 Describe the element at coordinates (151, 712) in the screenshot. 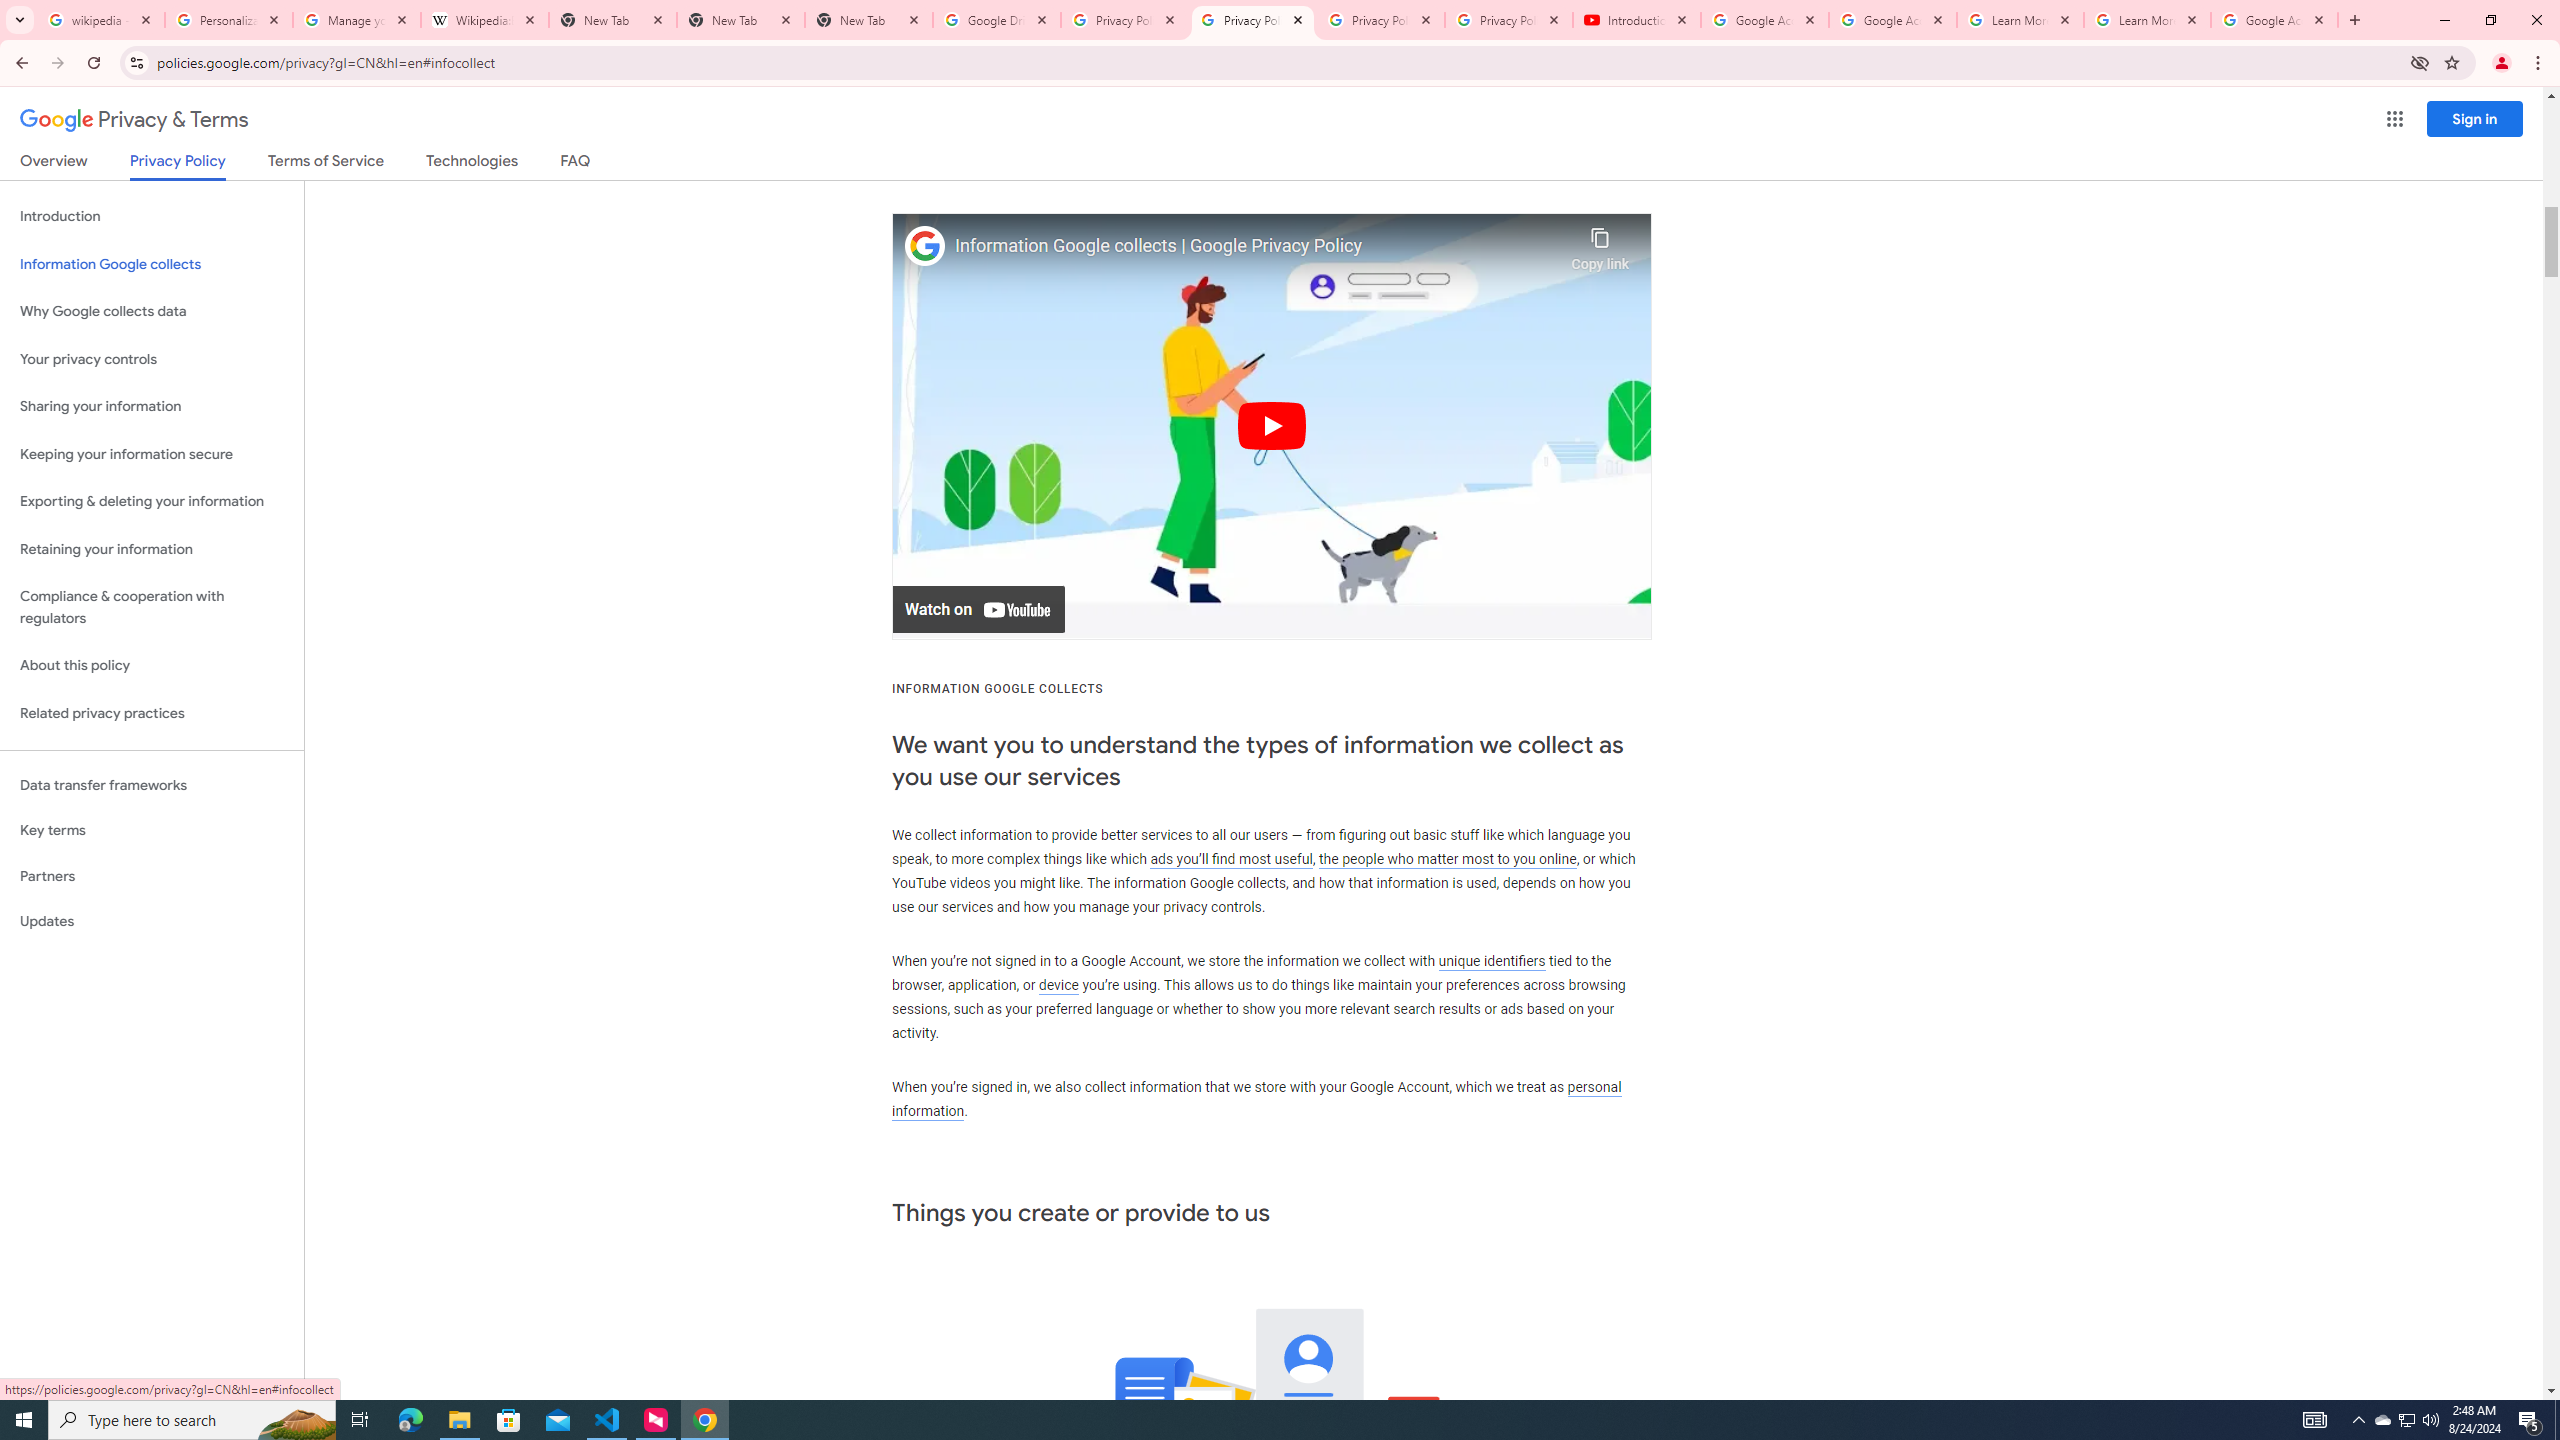

I see `'Related privacy practices'` at that location.